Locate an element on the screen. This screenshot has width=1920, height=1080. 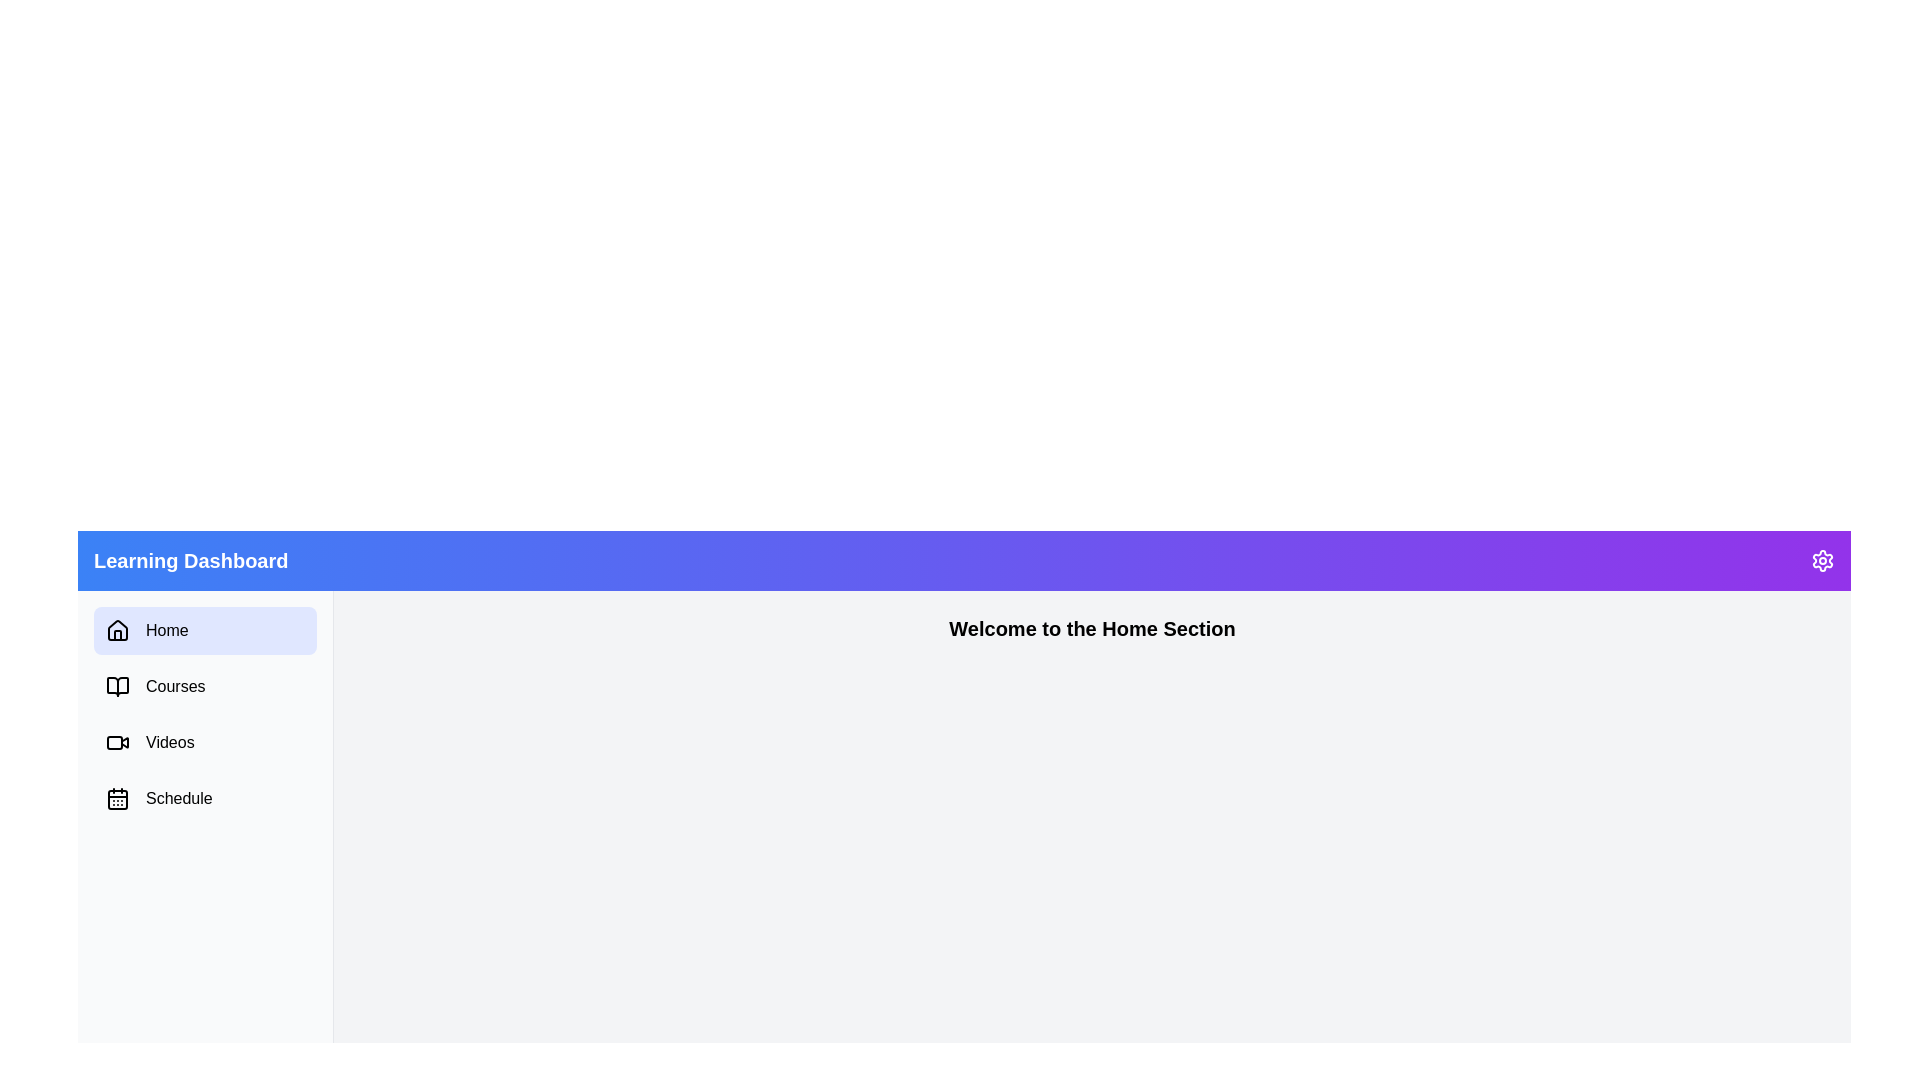
the 'Schedule' button in the vertical sidebar navigation menu is located at coordinates (205, 797).